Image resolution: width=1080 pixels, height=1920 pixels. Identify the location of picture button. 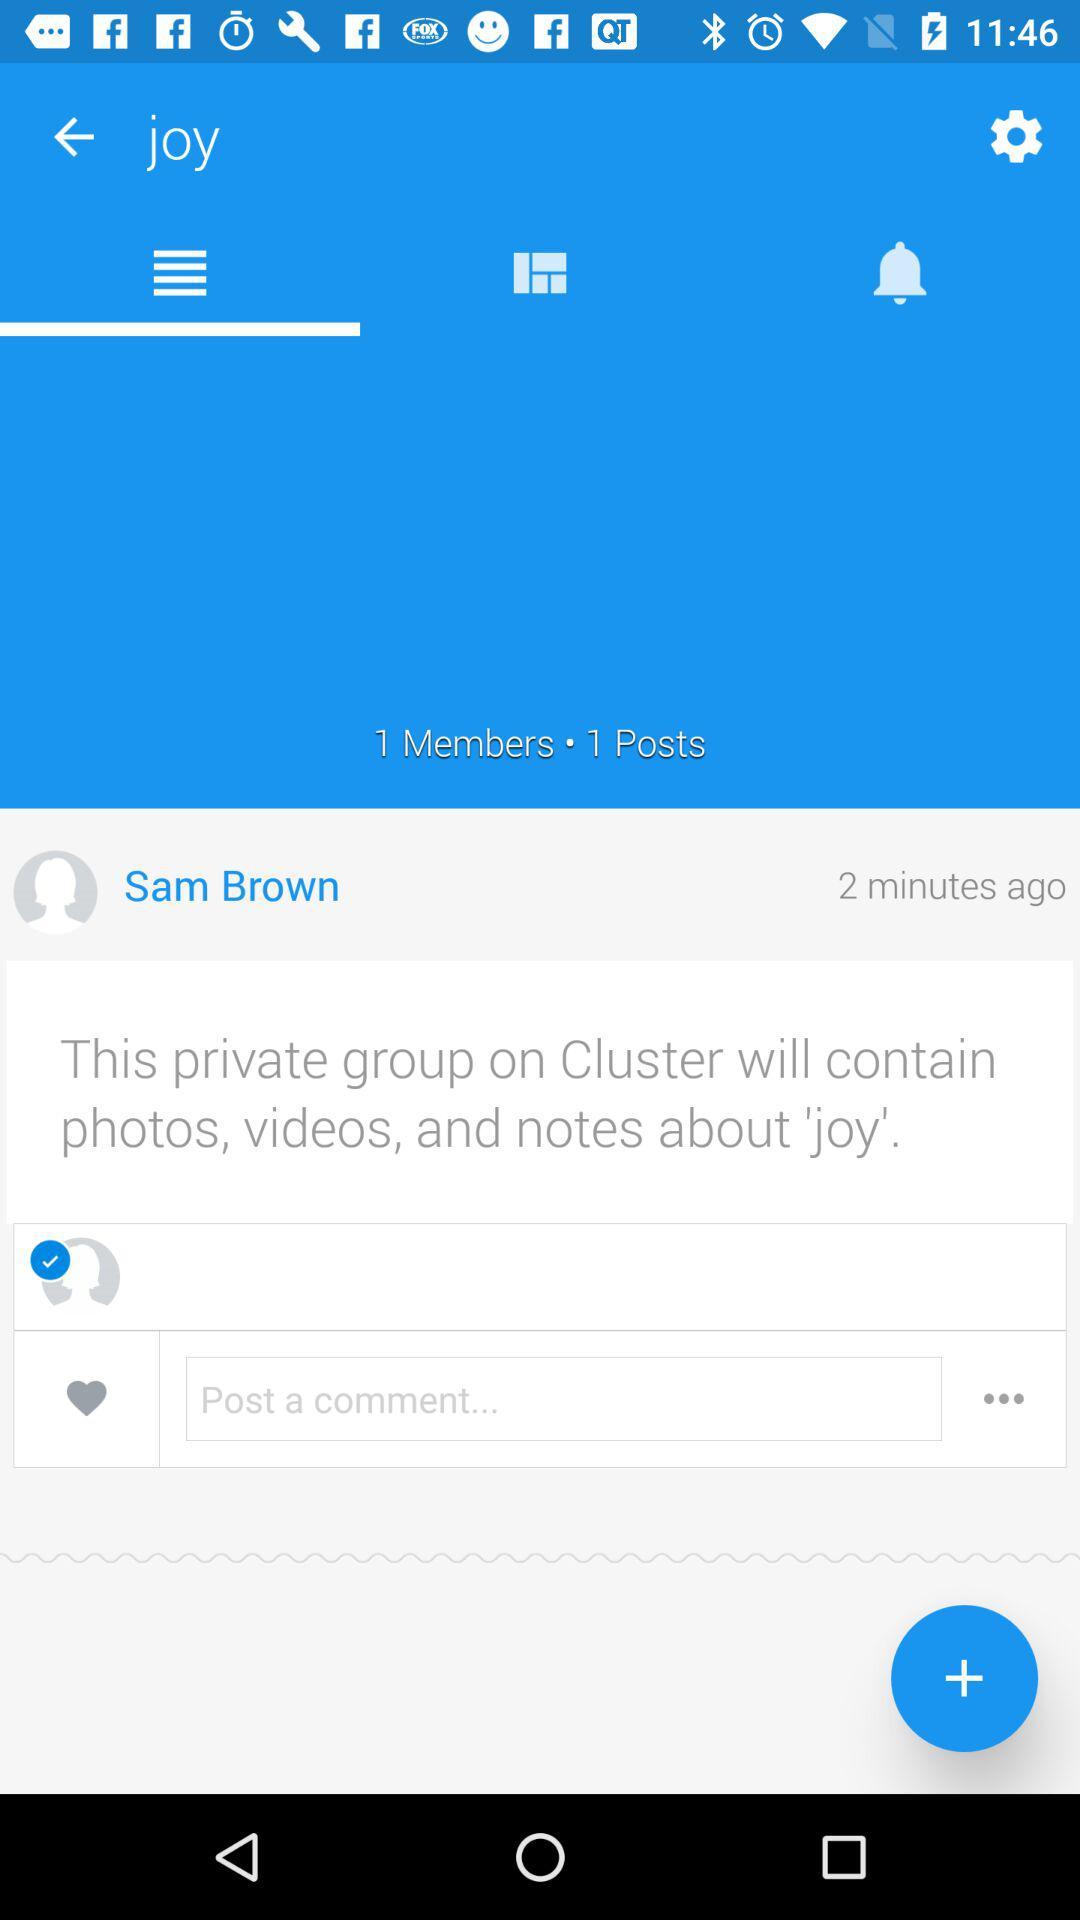
(54, 891).